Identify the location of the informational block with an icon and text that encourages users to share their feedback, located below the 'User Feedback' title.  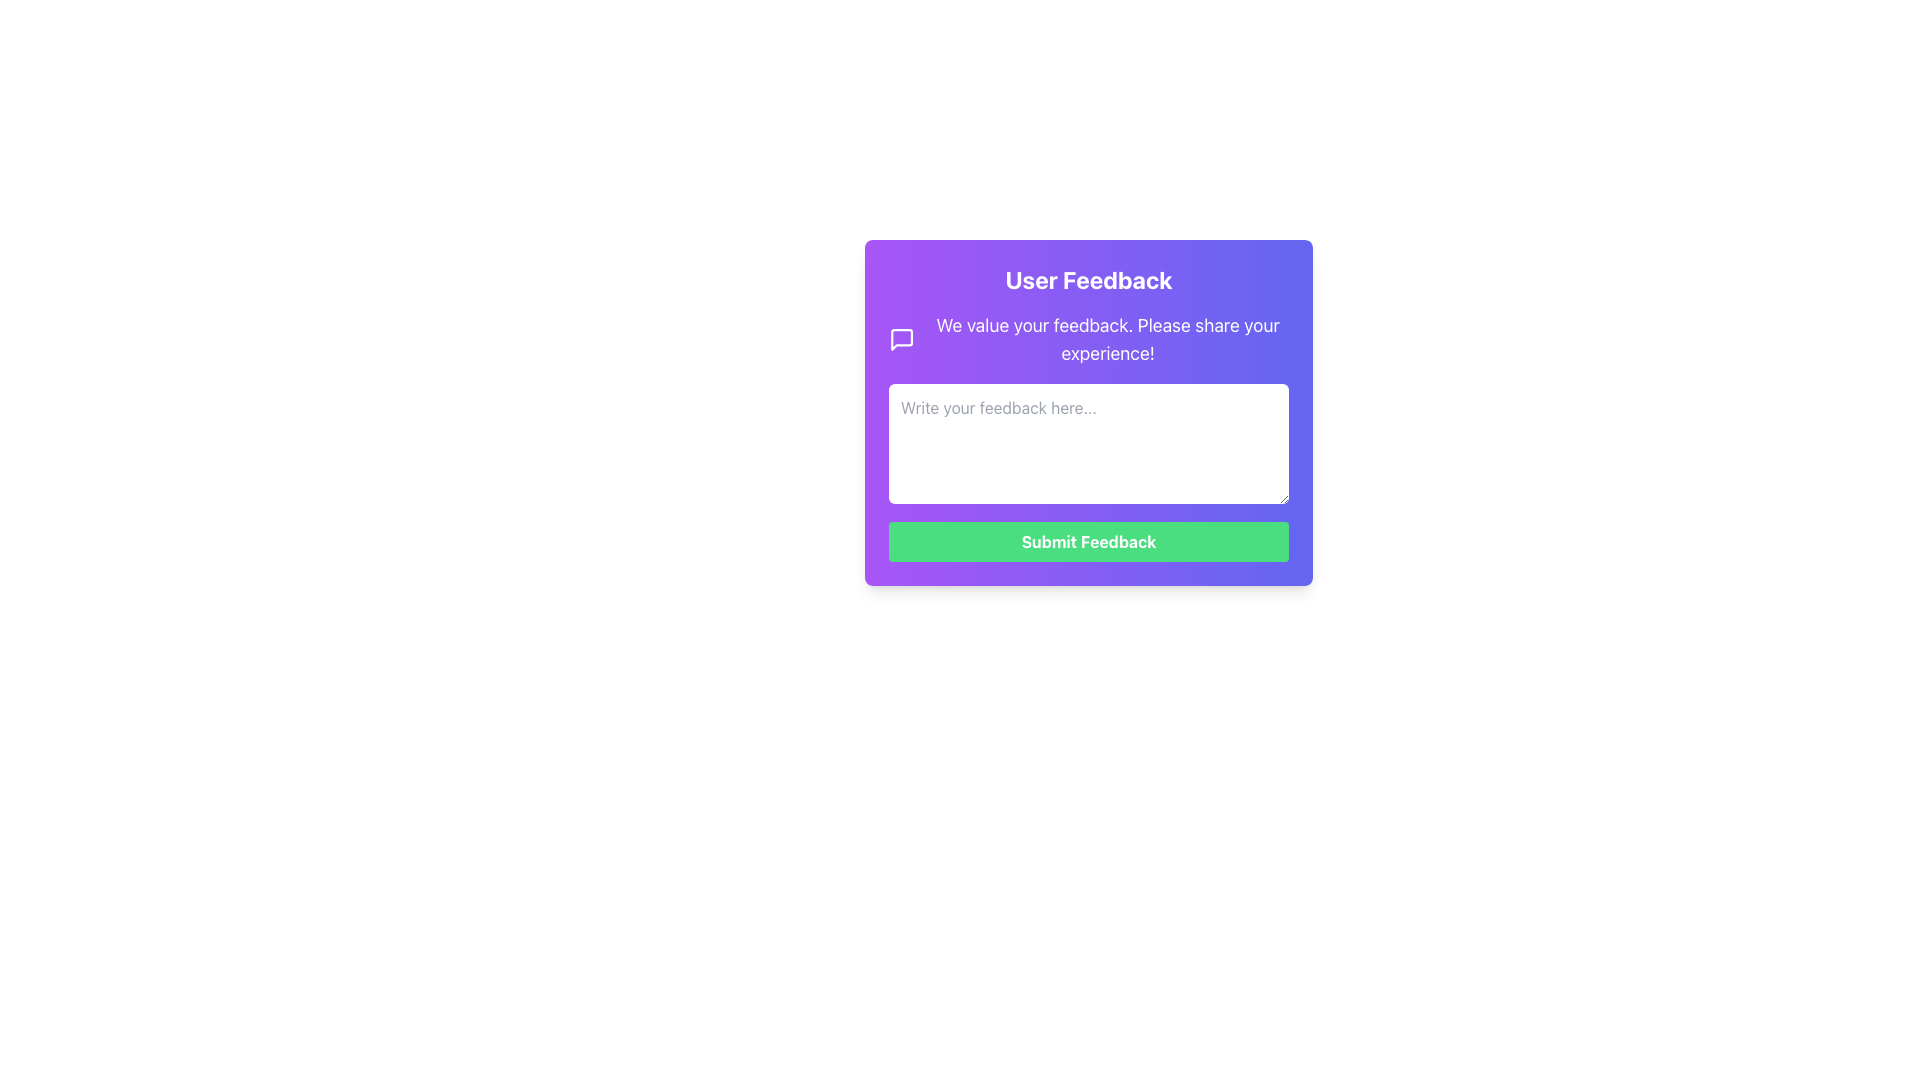
(1088, 338).